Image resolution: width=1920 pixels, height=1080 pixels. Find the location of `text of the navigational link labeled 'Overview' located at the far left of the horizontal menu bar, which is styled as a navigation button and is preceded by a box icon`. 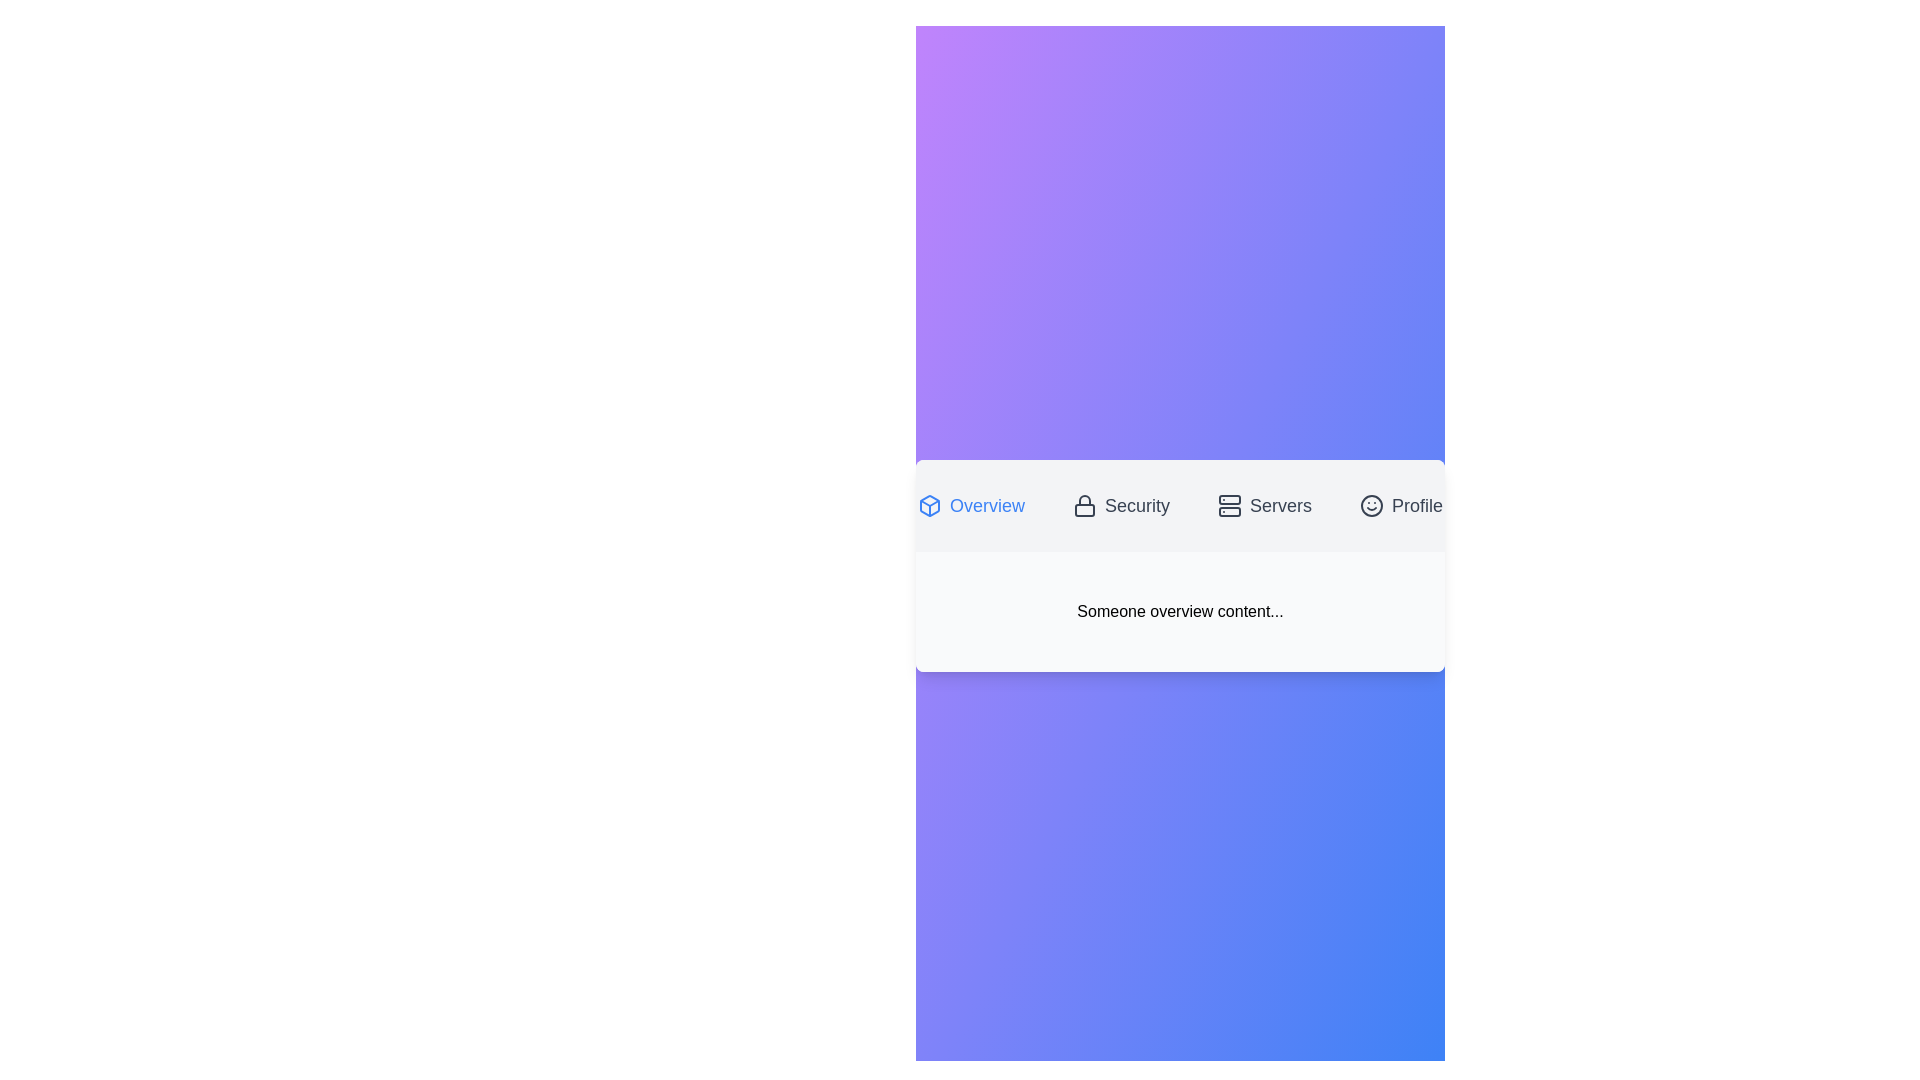

text of the navigational link labeled 'Overview' located at the far left of the horizontal menu bar, which is styled as a navigation button and is preceded by a box icon is located at coordinates (987, 504).